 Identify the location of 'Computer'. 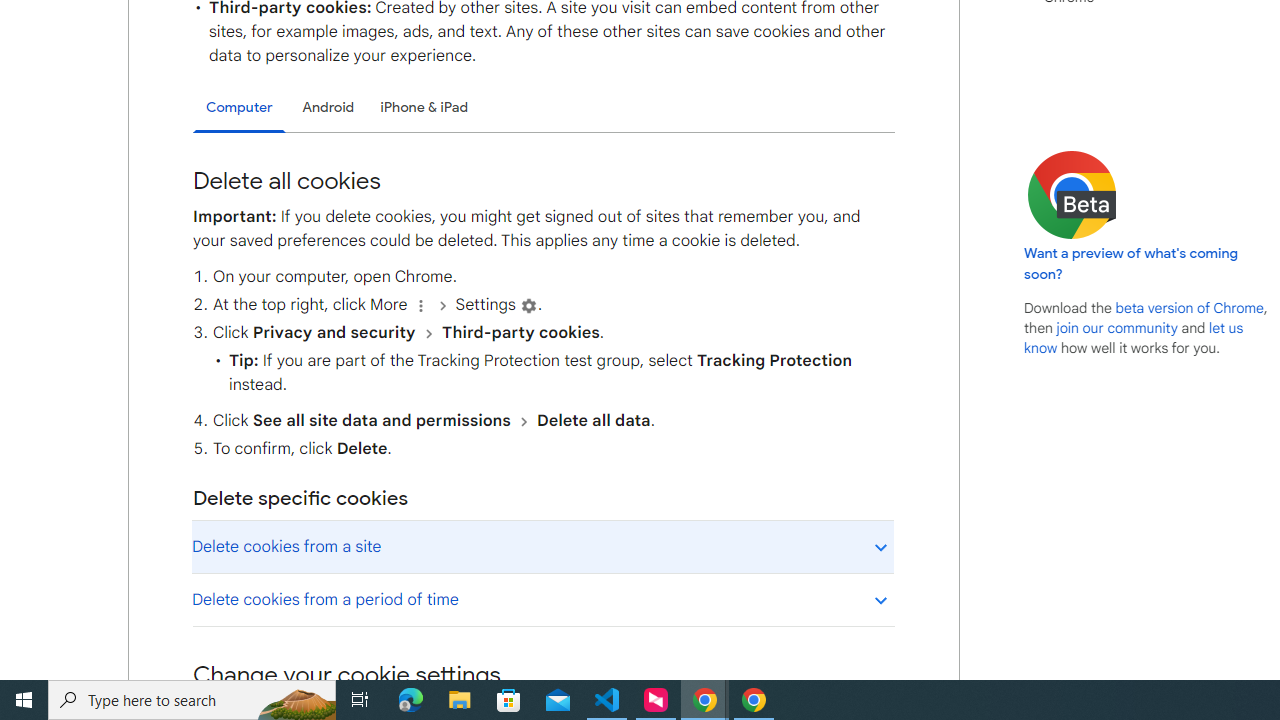
(239, 108).